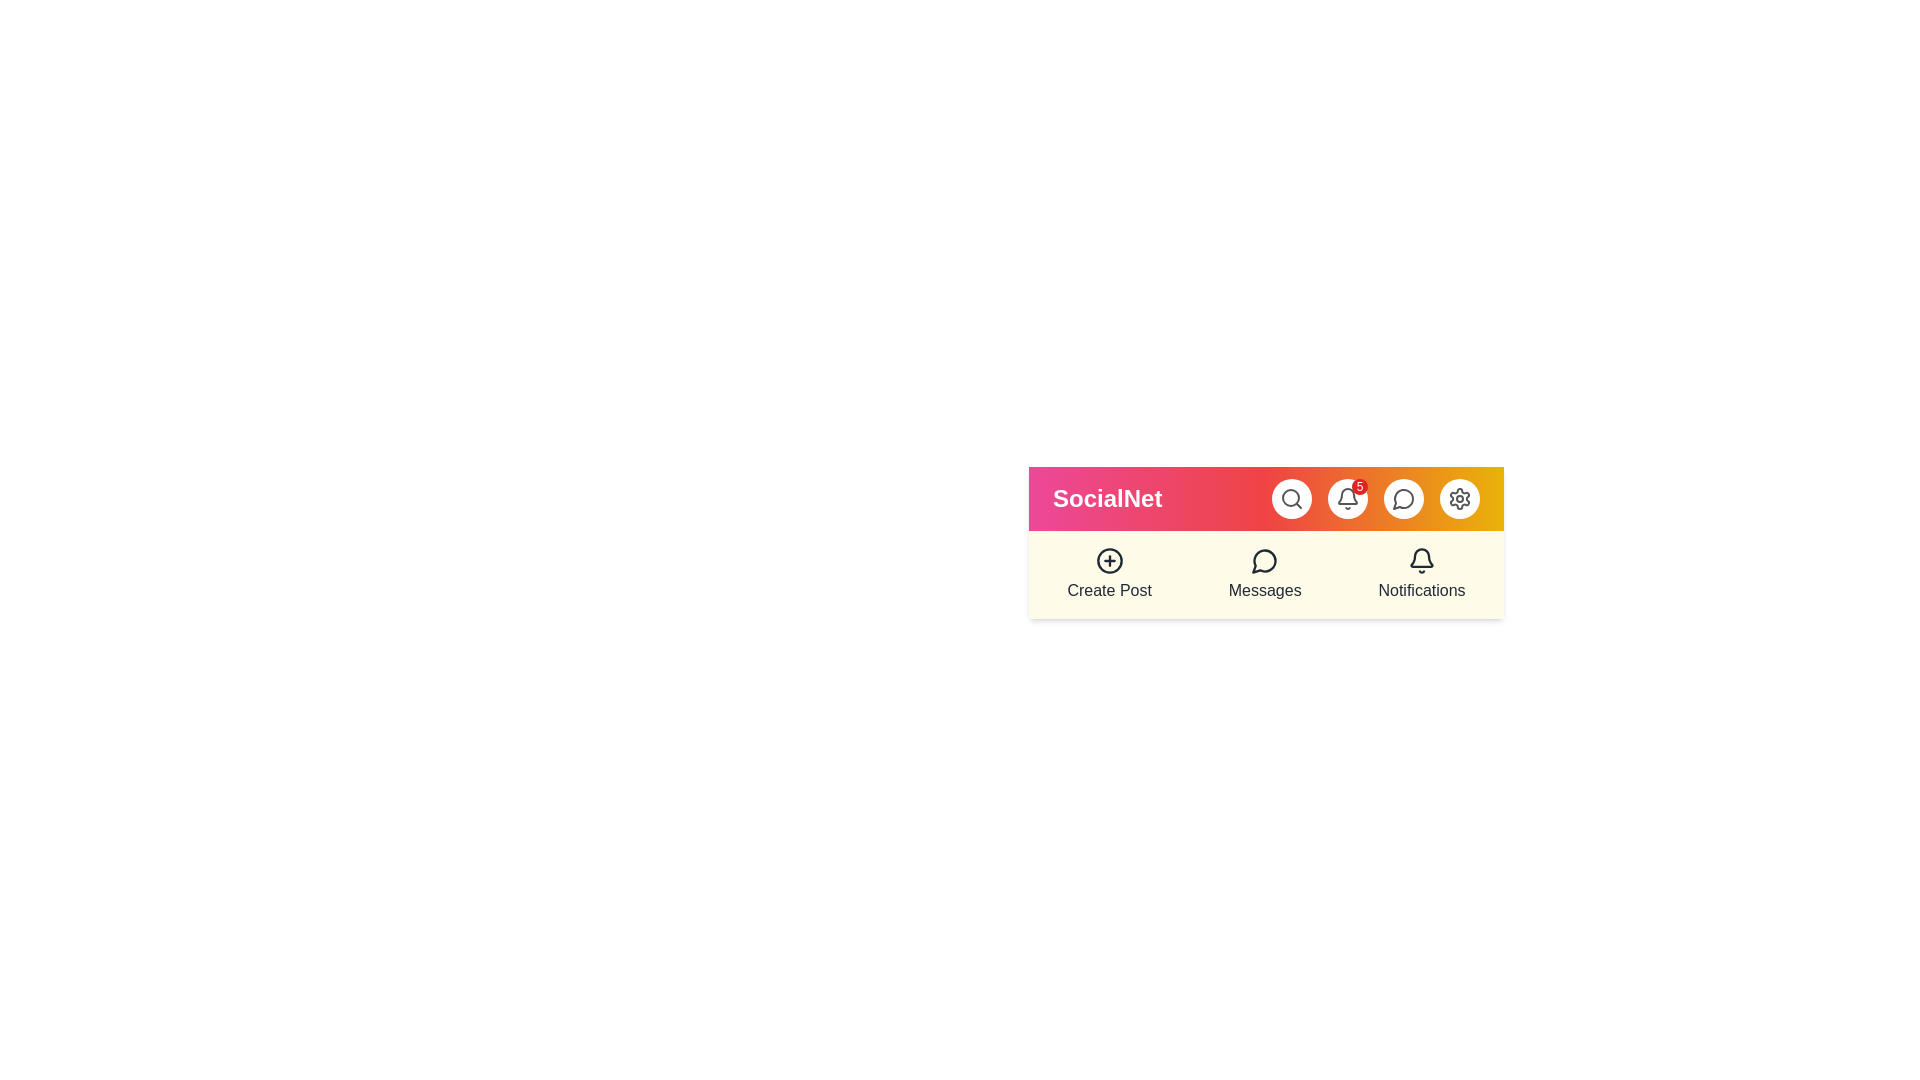  Describe the element at coordinates (1291, 497) in the screenshot. I see `the search button in the SocialAppBar` at that location.